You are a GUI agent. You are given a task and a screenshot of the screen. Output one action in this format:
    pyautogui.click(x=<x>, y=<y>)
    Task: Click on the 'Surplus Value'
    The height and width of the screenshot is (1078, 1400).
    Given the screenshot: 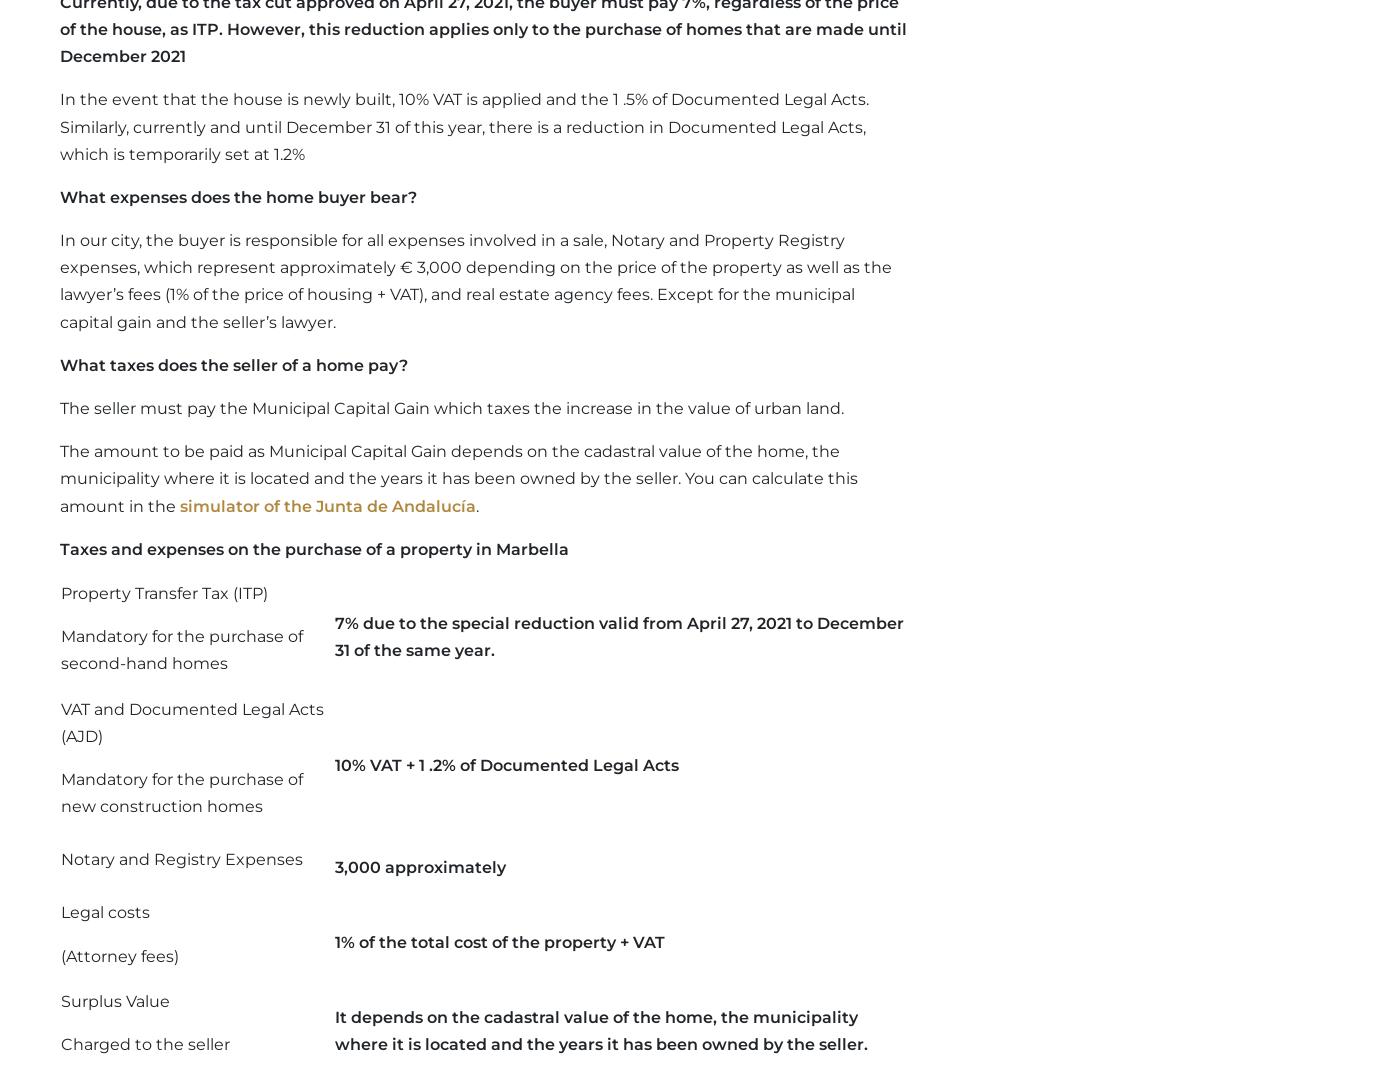 What is the action you would take?
    pyautogui.click(x=115, y=1000)
    